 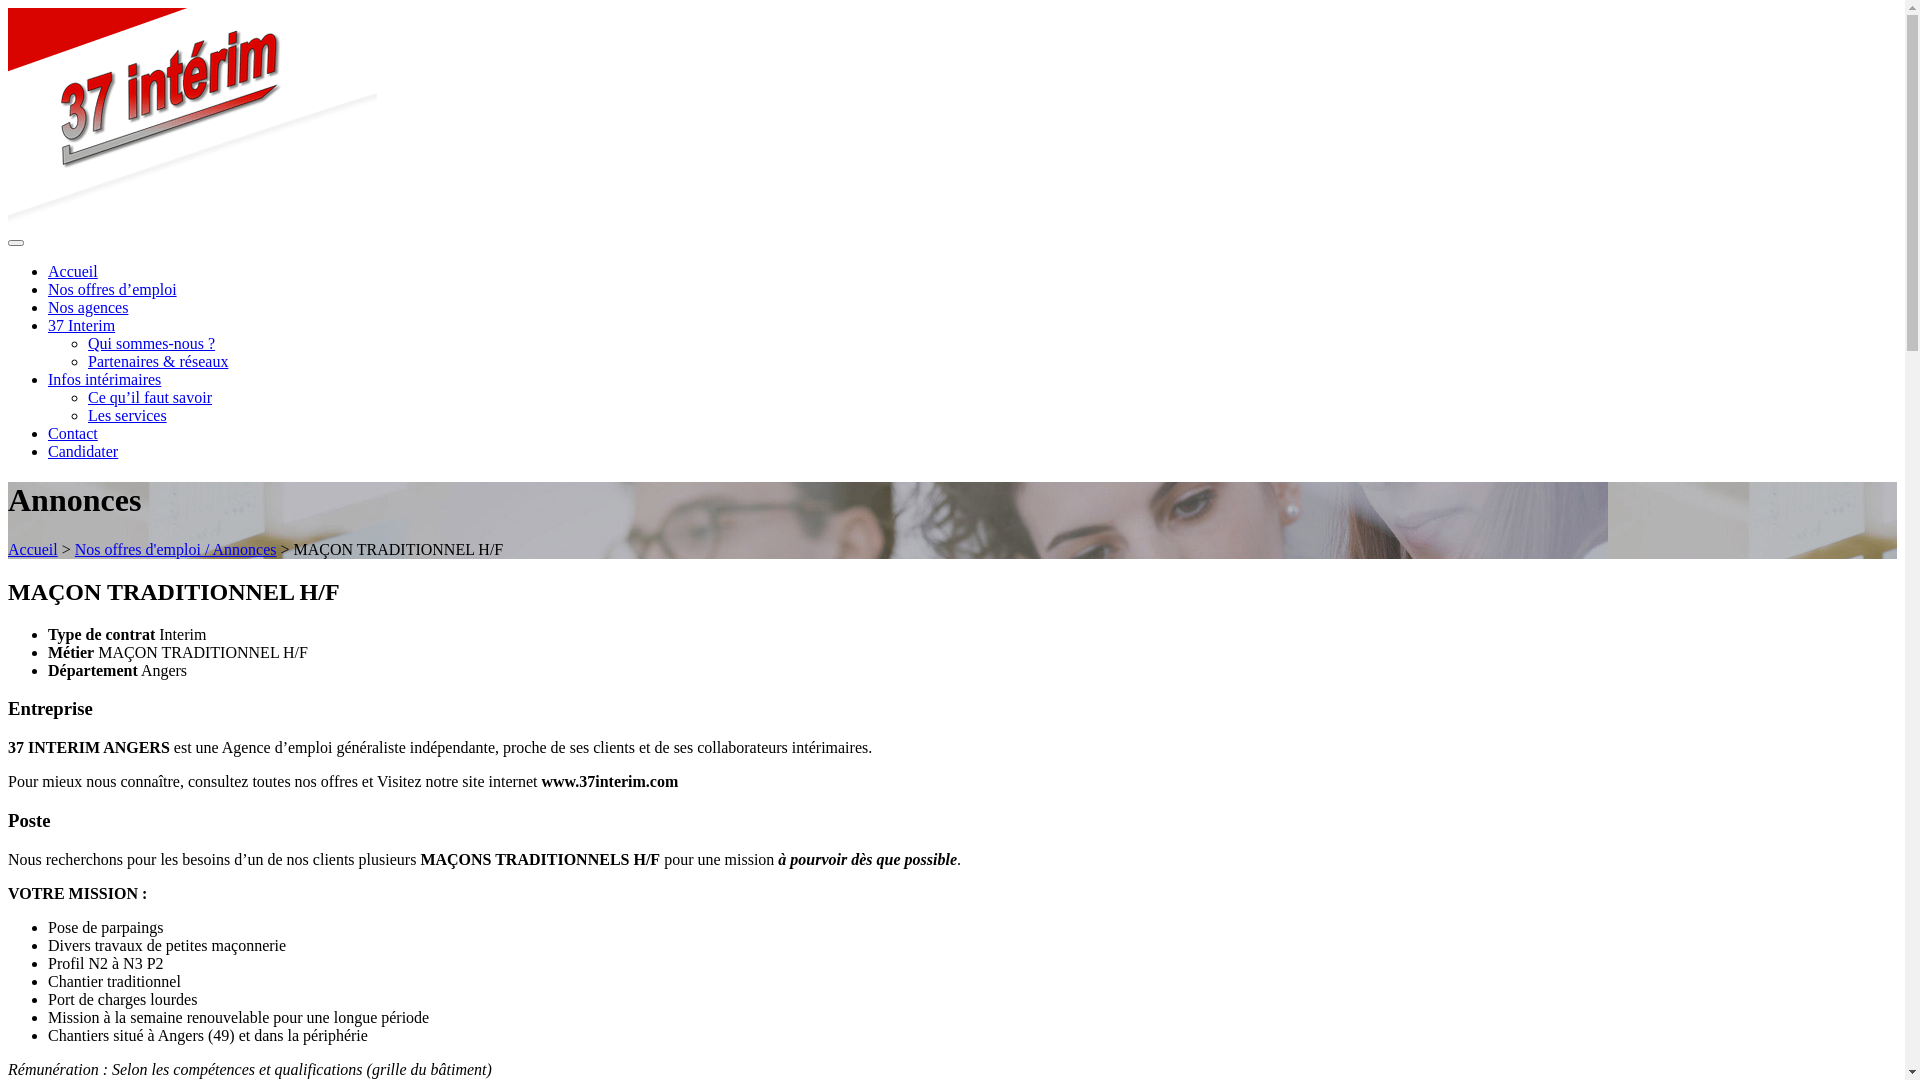 What do you see at coordinates (80, 324) in the screenshot?
I see `'37 Interim'` at bounding box center [80, 324].